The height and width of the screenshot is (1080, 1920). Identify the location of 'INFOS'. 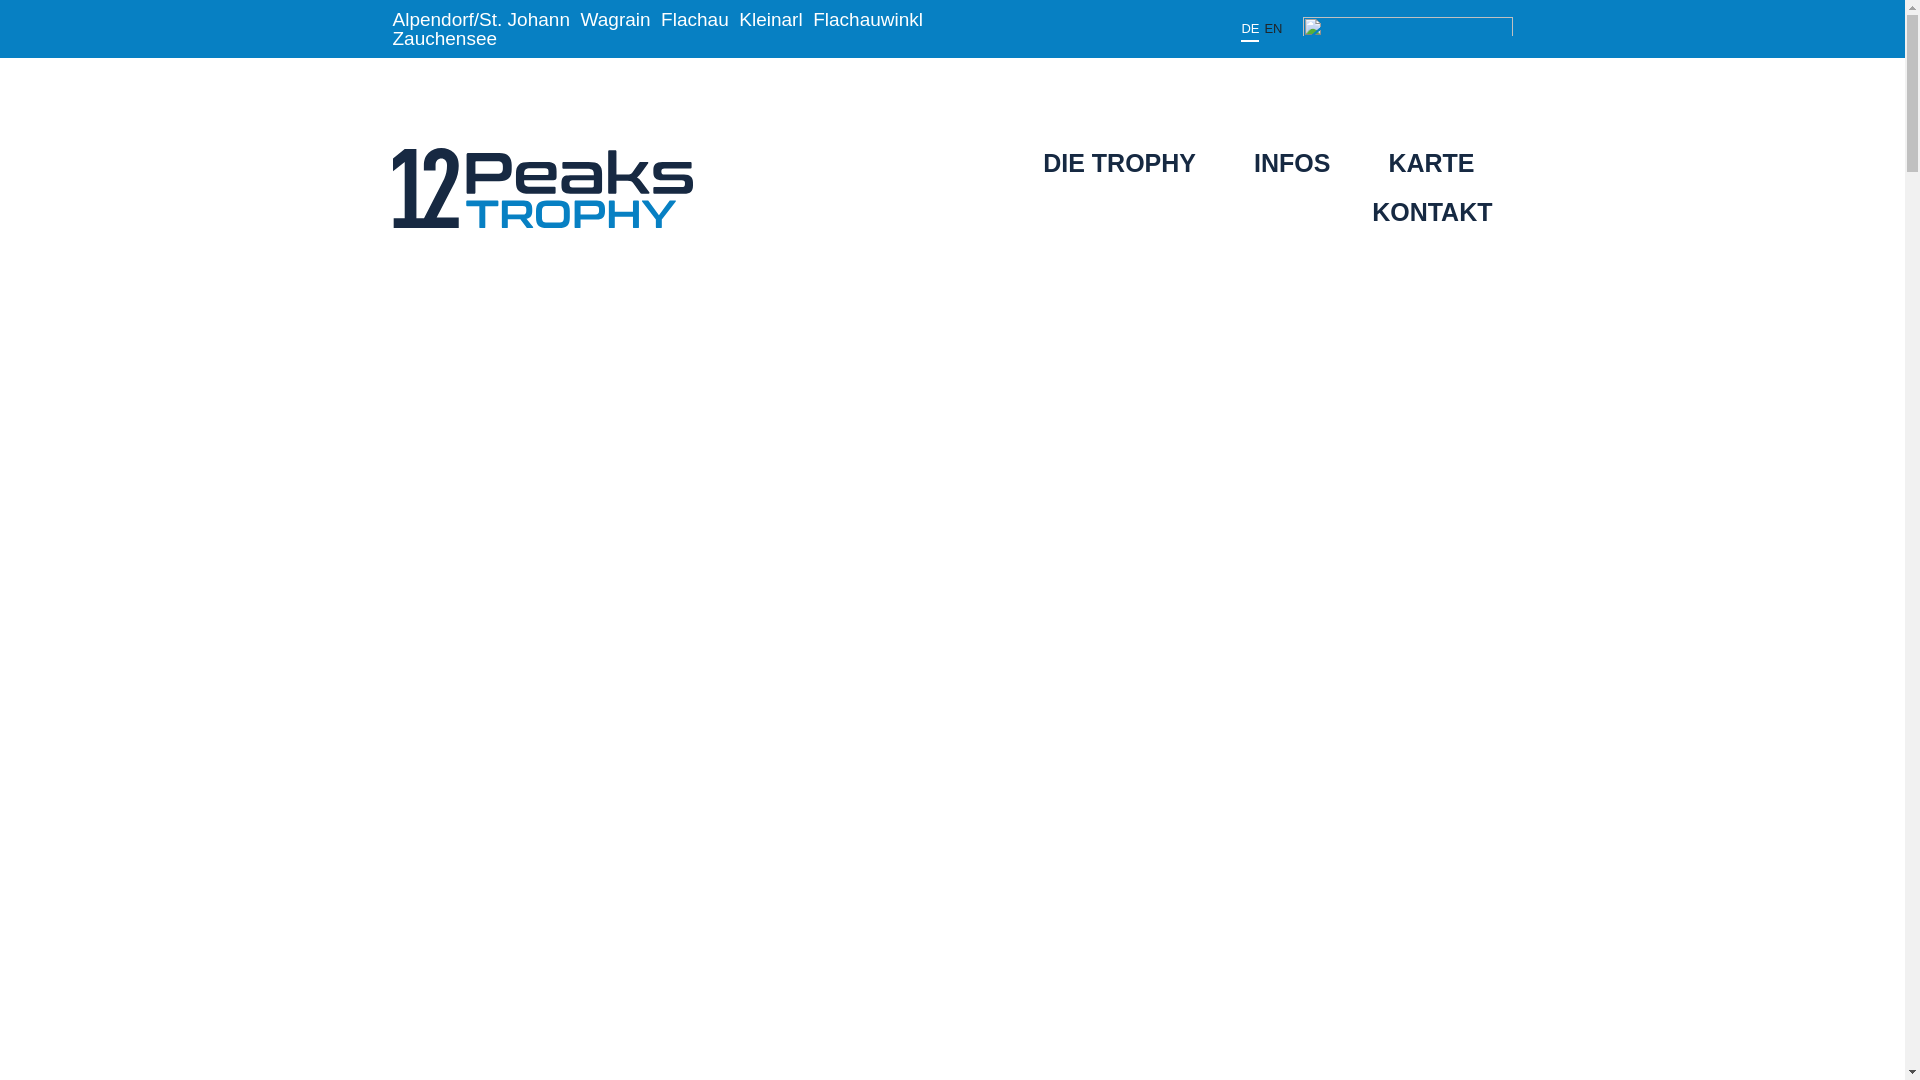
(1291, 162).